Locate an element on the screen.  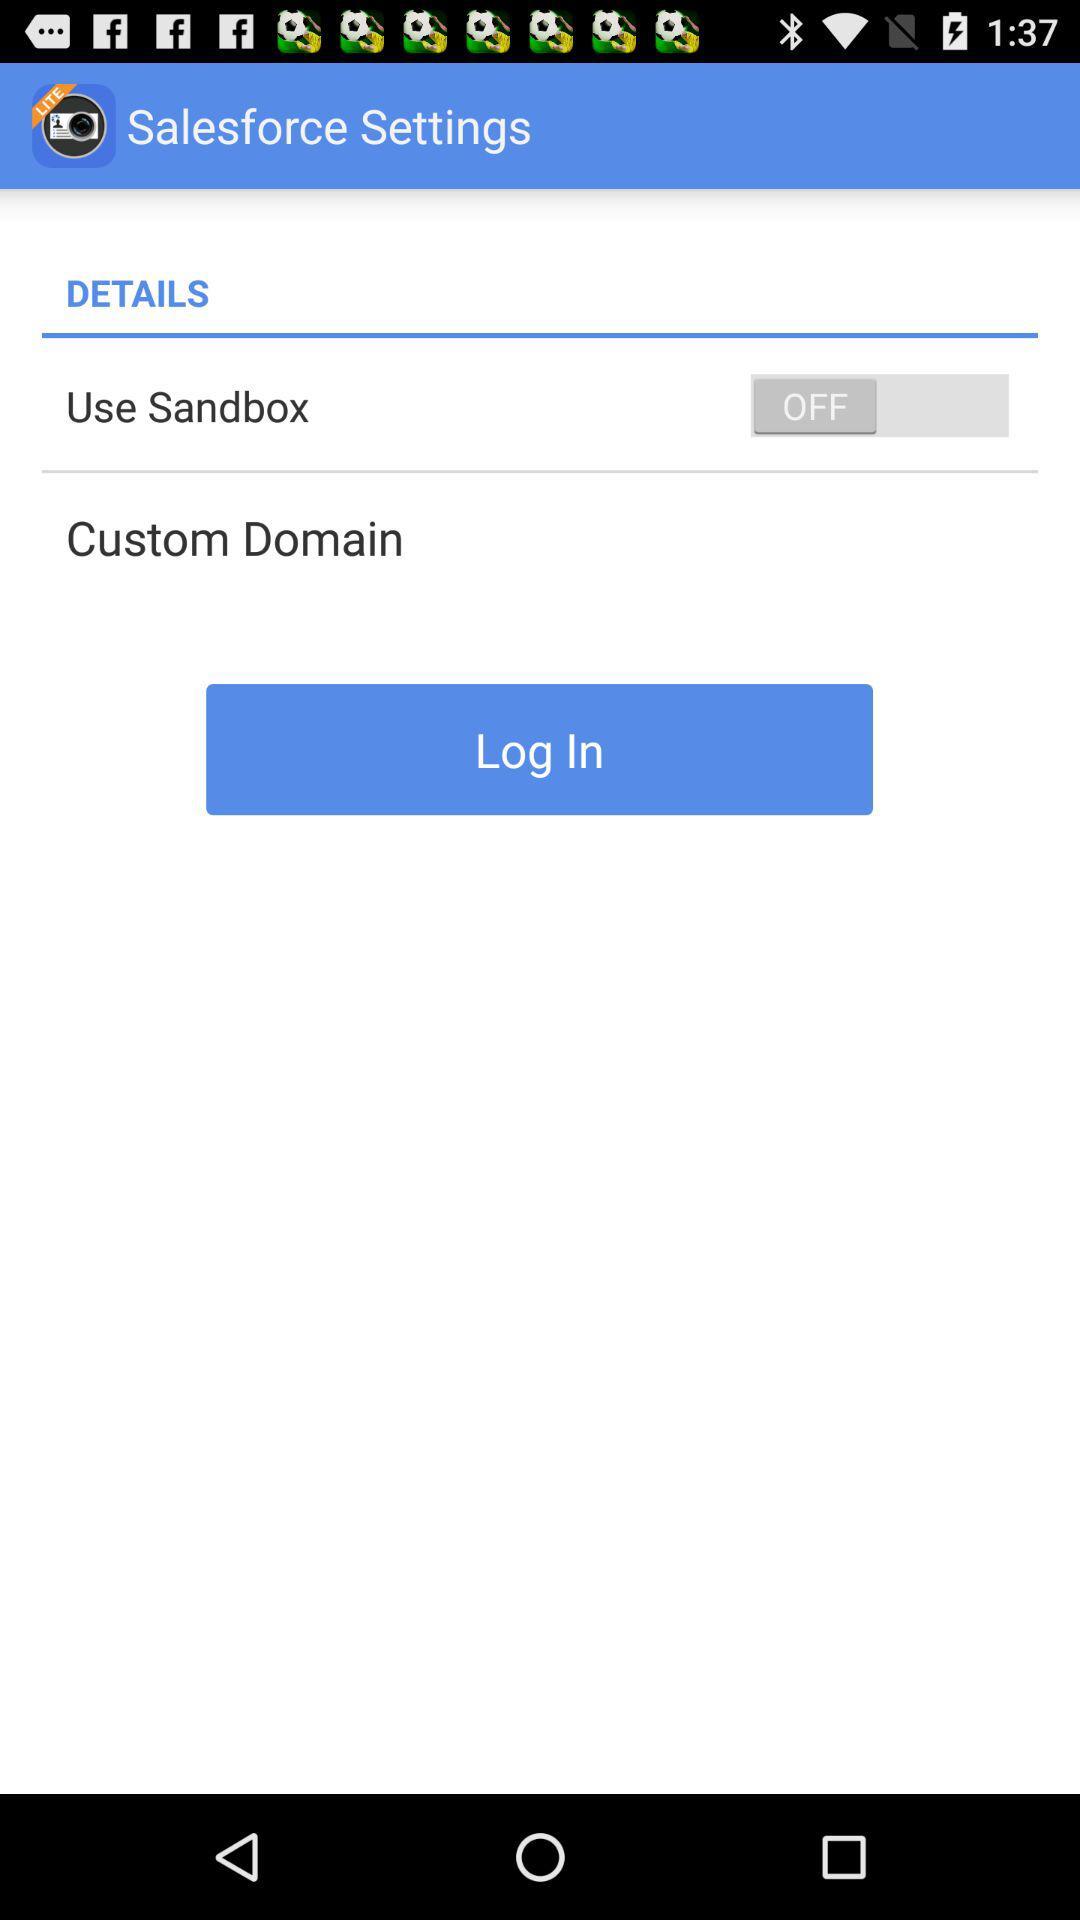
item below the custom domain is located at coordinates (538, 748).